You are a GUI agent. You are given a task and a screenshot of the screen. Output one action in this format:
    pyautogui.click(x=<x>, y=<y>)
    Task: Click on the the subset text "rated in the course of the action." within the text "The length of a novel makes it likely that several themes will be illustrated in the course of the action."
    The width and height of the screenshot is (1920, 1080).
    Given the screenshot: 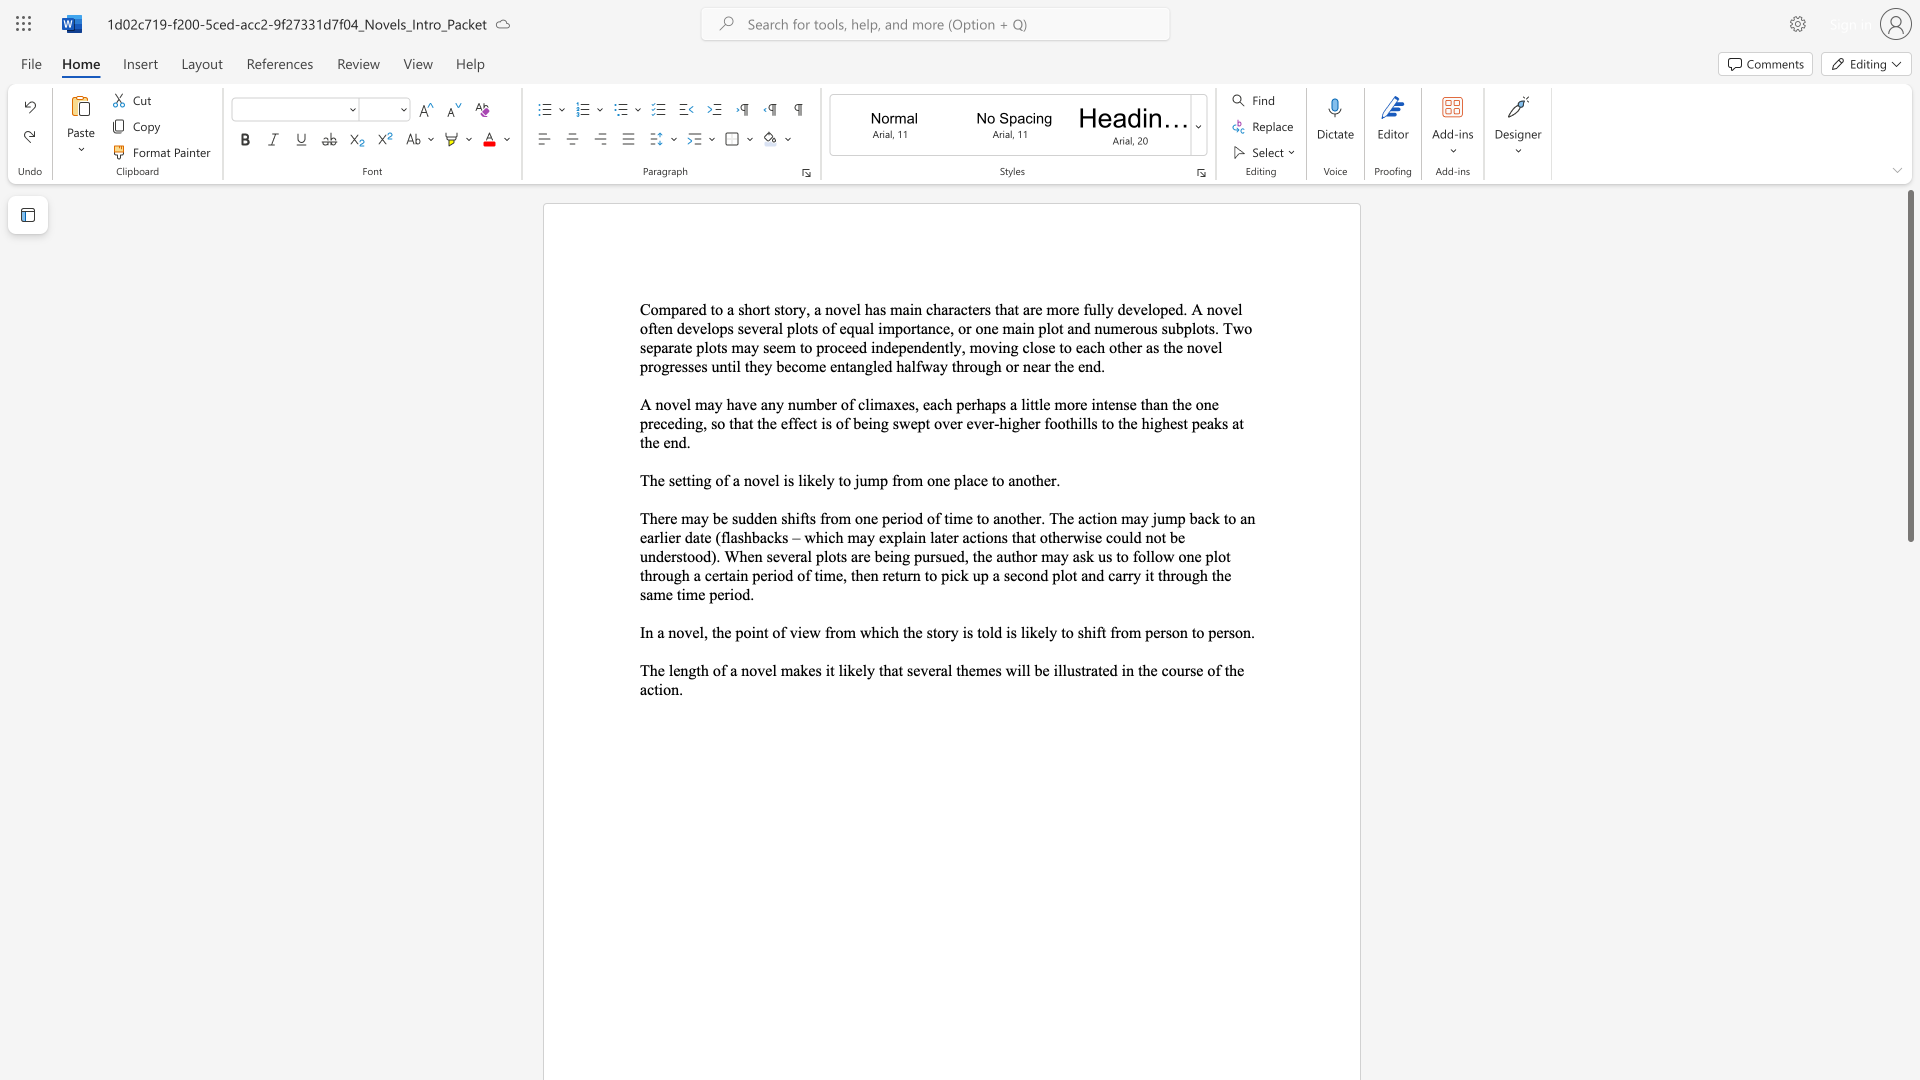 What is the action you would take?
    pyautogui.click(x=1084, y=670)
    